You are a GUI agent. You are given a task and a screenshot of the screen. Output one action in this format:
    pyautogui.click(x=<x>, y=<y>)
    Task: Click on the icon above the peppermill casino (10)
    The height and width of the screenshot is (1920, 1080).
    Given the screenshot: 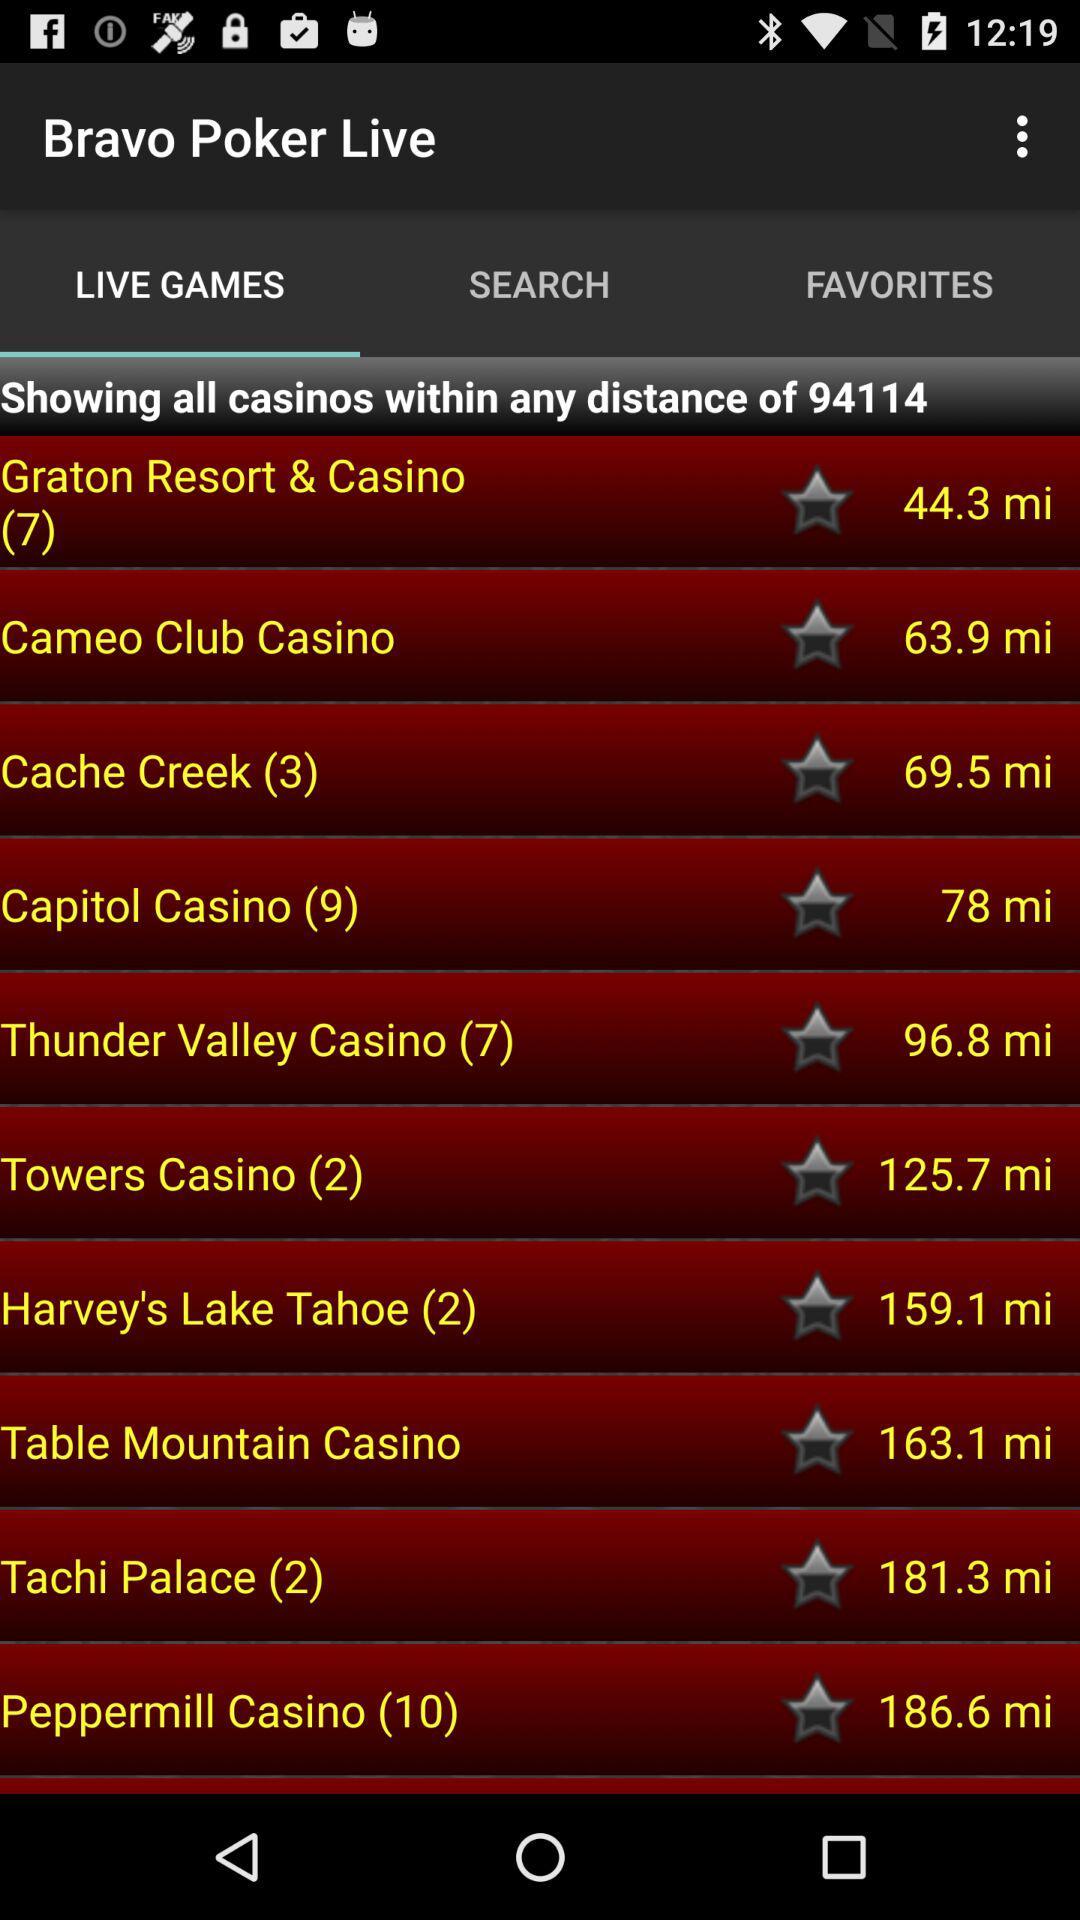 What is the action you would take?
    pyautogui.click(x=261, y=1574)
    